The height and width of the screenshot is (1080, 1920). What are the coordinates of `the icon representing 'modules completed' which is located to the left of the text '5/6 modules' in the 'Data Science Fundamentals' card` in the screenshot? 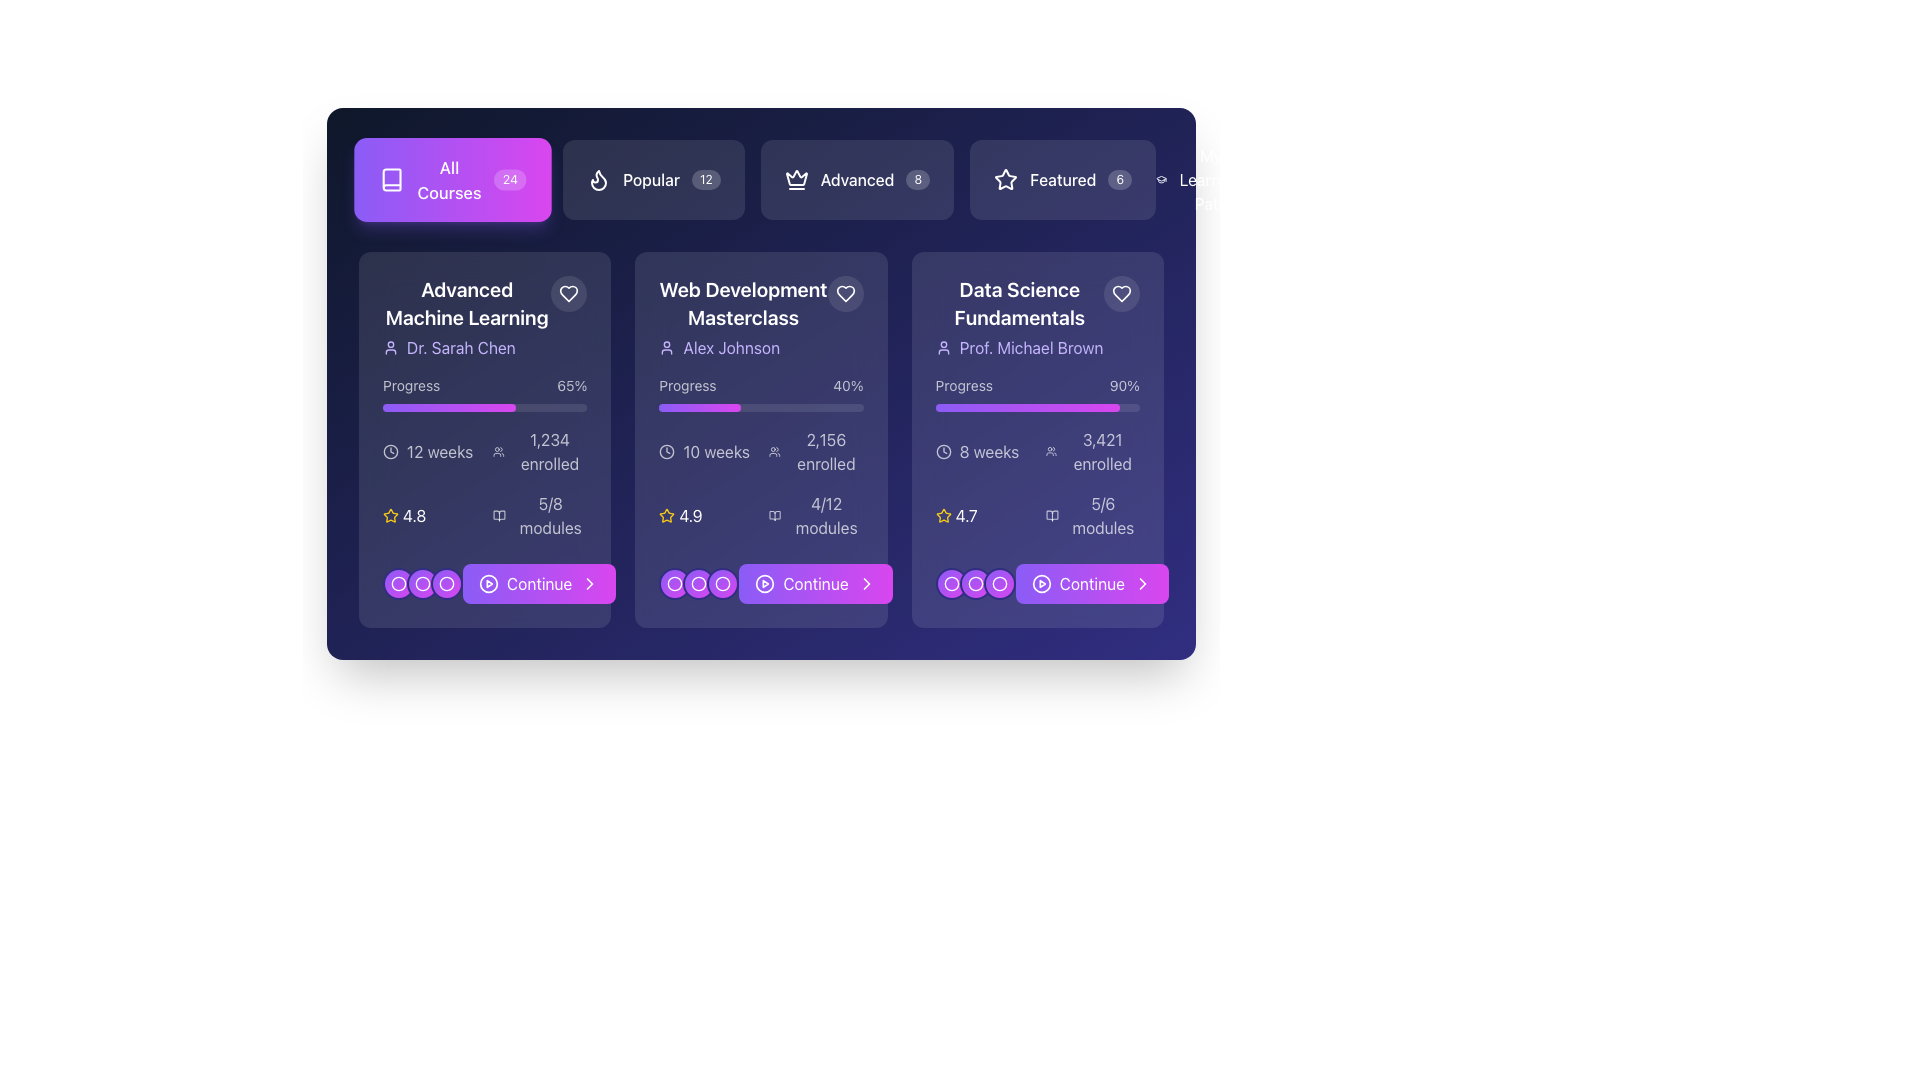 It's located at (1051, 515).